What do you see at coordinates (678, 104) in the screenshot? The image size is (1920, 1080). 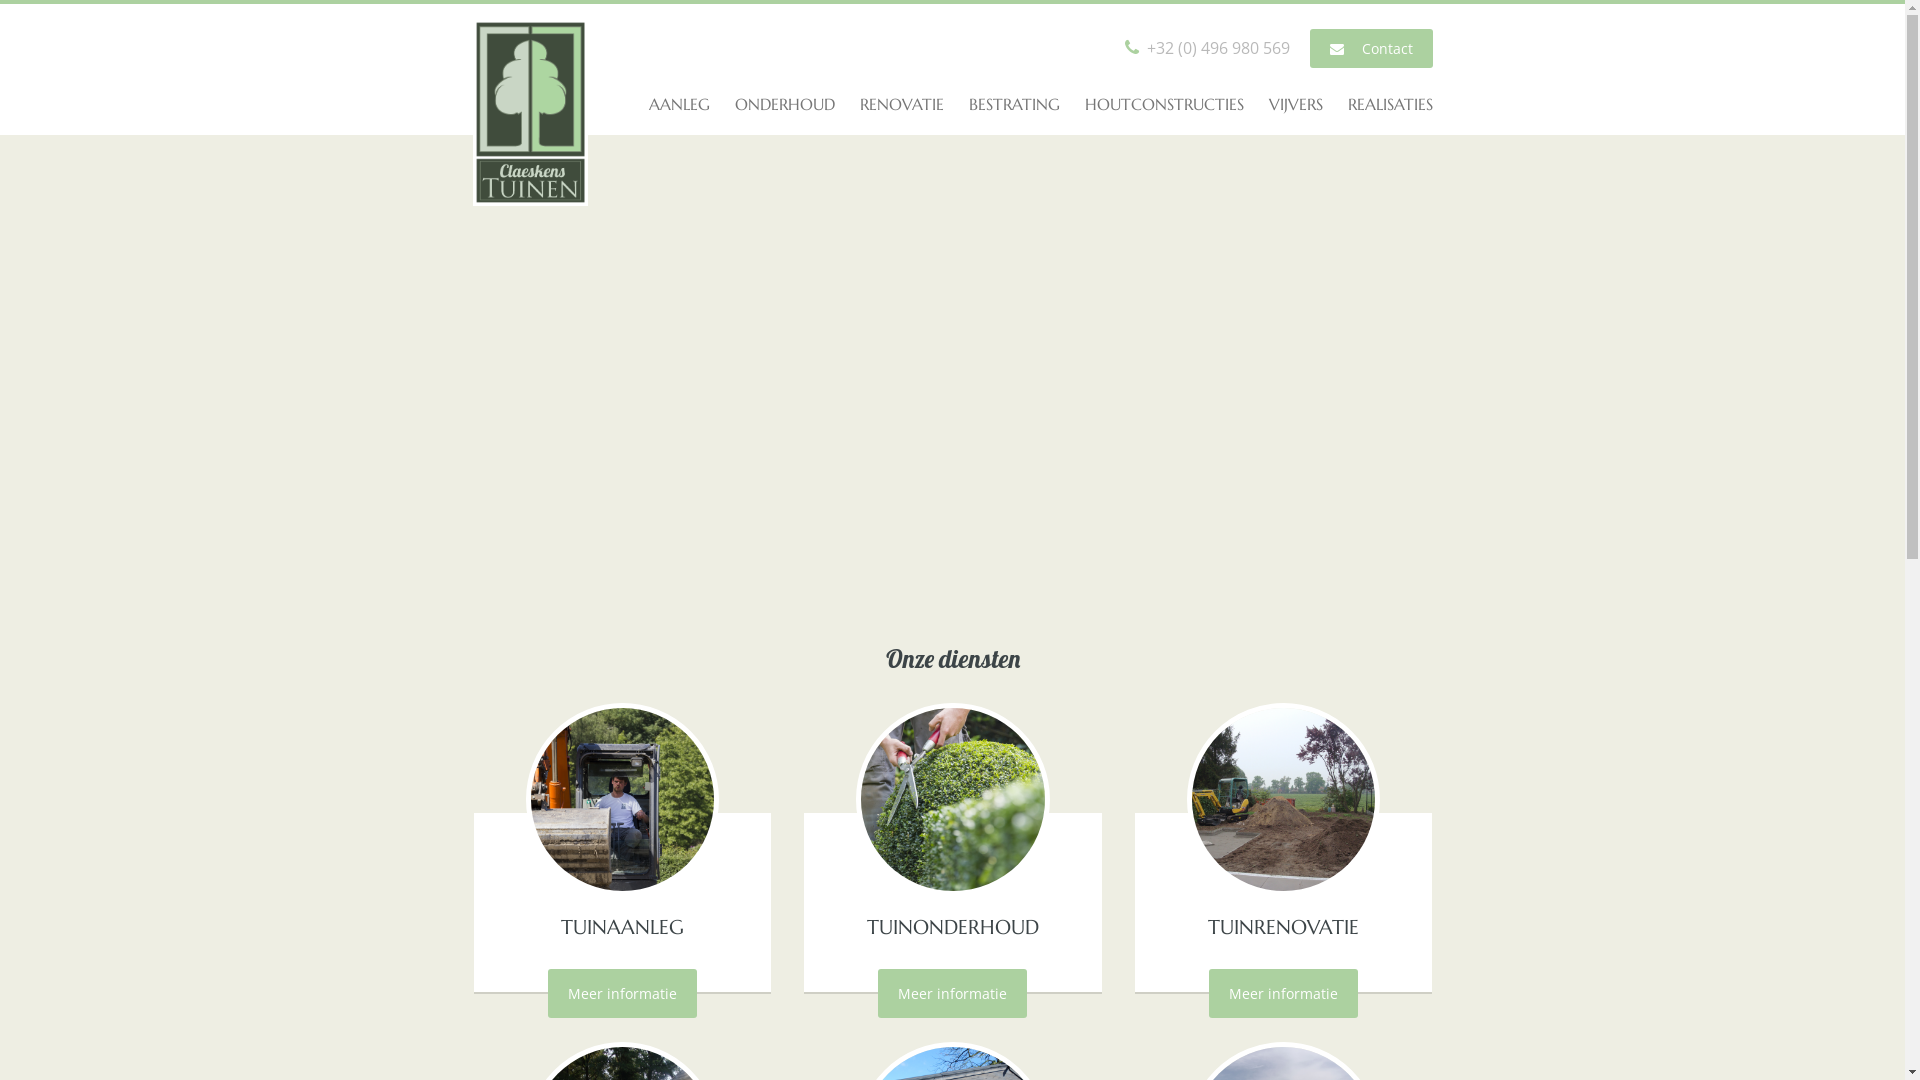 I see `'AANLEG'` at bounding box center [678, 104].